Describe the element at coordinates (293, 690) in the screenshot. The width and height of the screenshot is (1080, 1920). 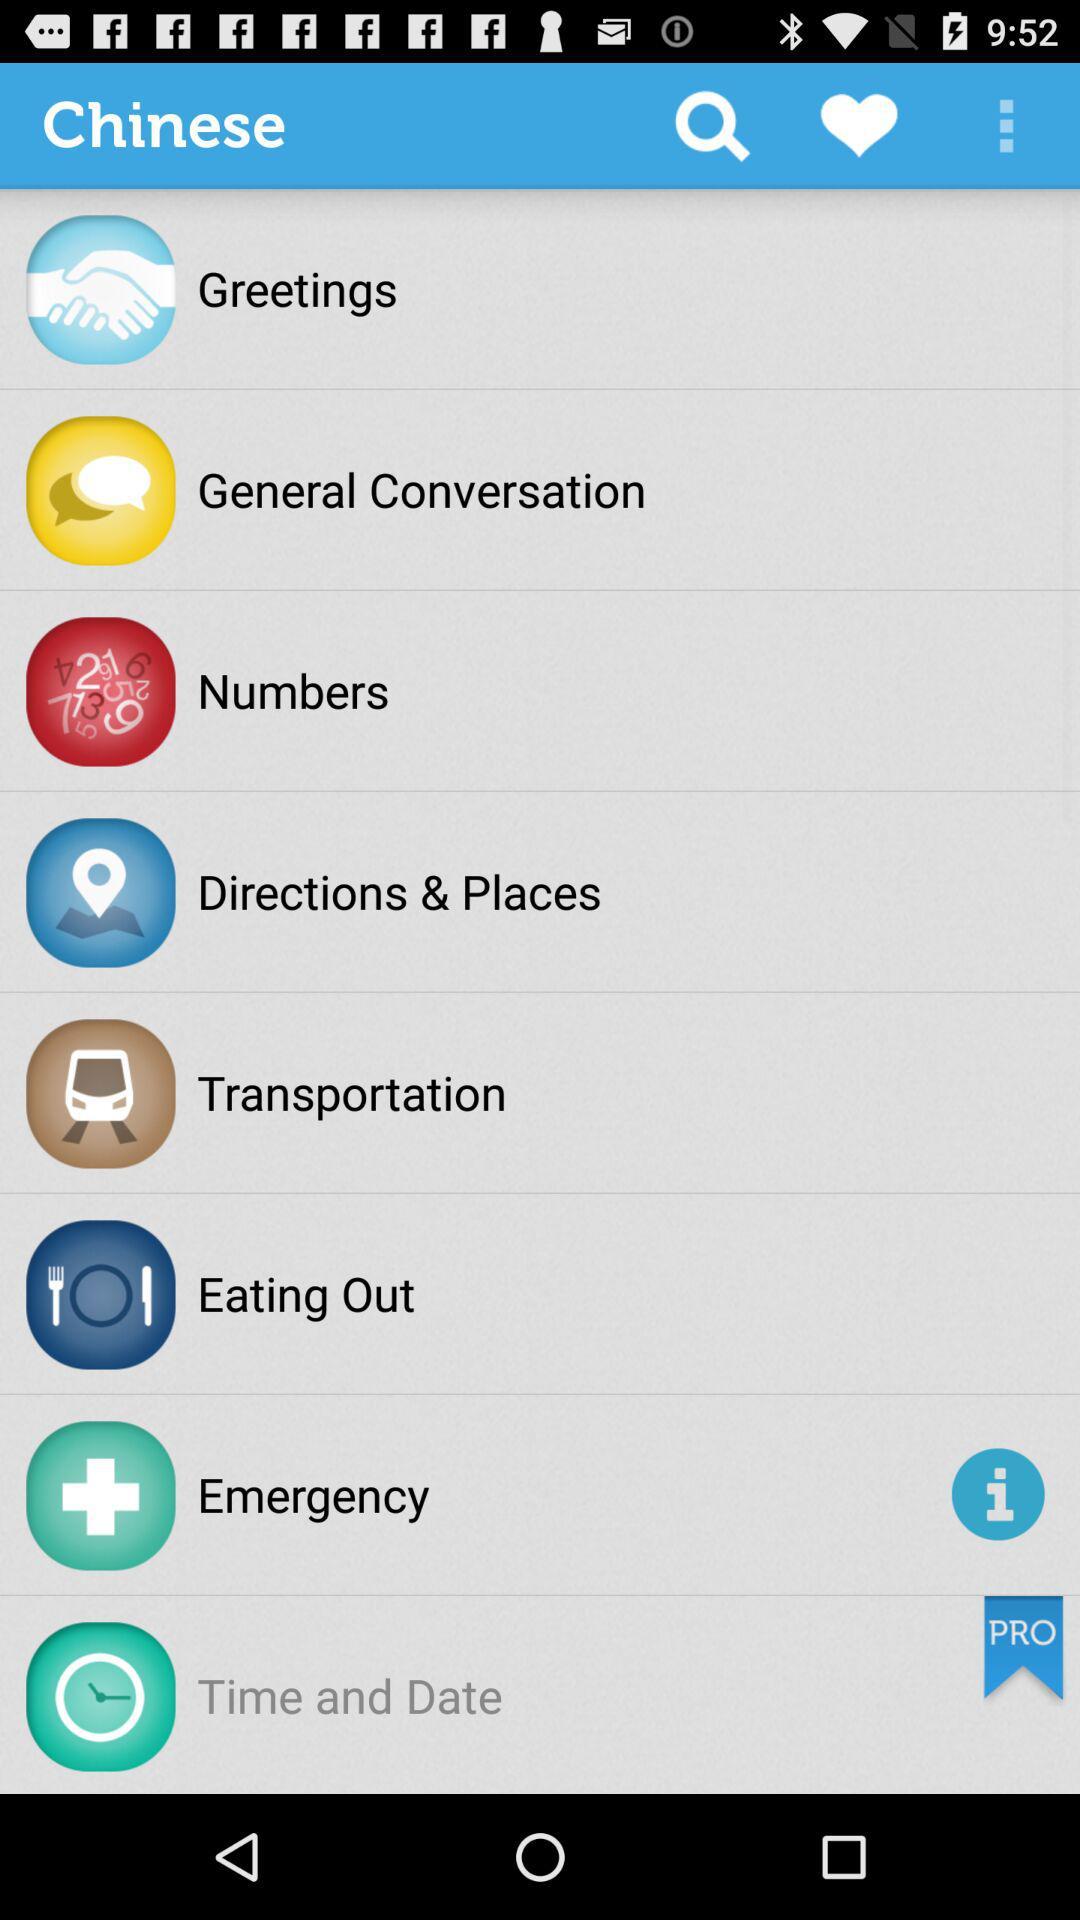
I see `the numbers icon` at that location.